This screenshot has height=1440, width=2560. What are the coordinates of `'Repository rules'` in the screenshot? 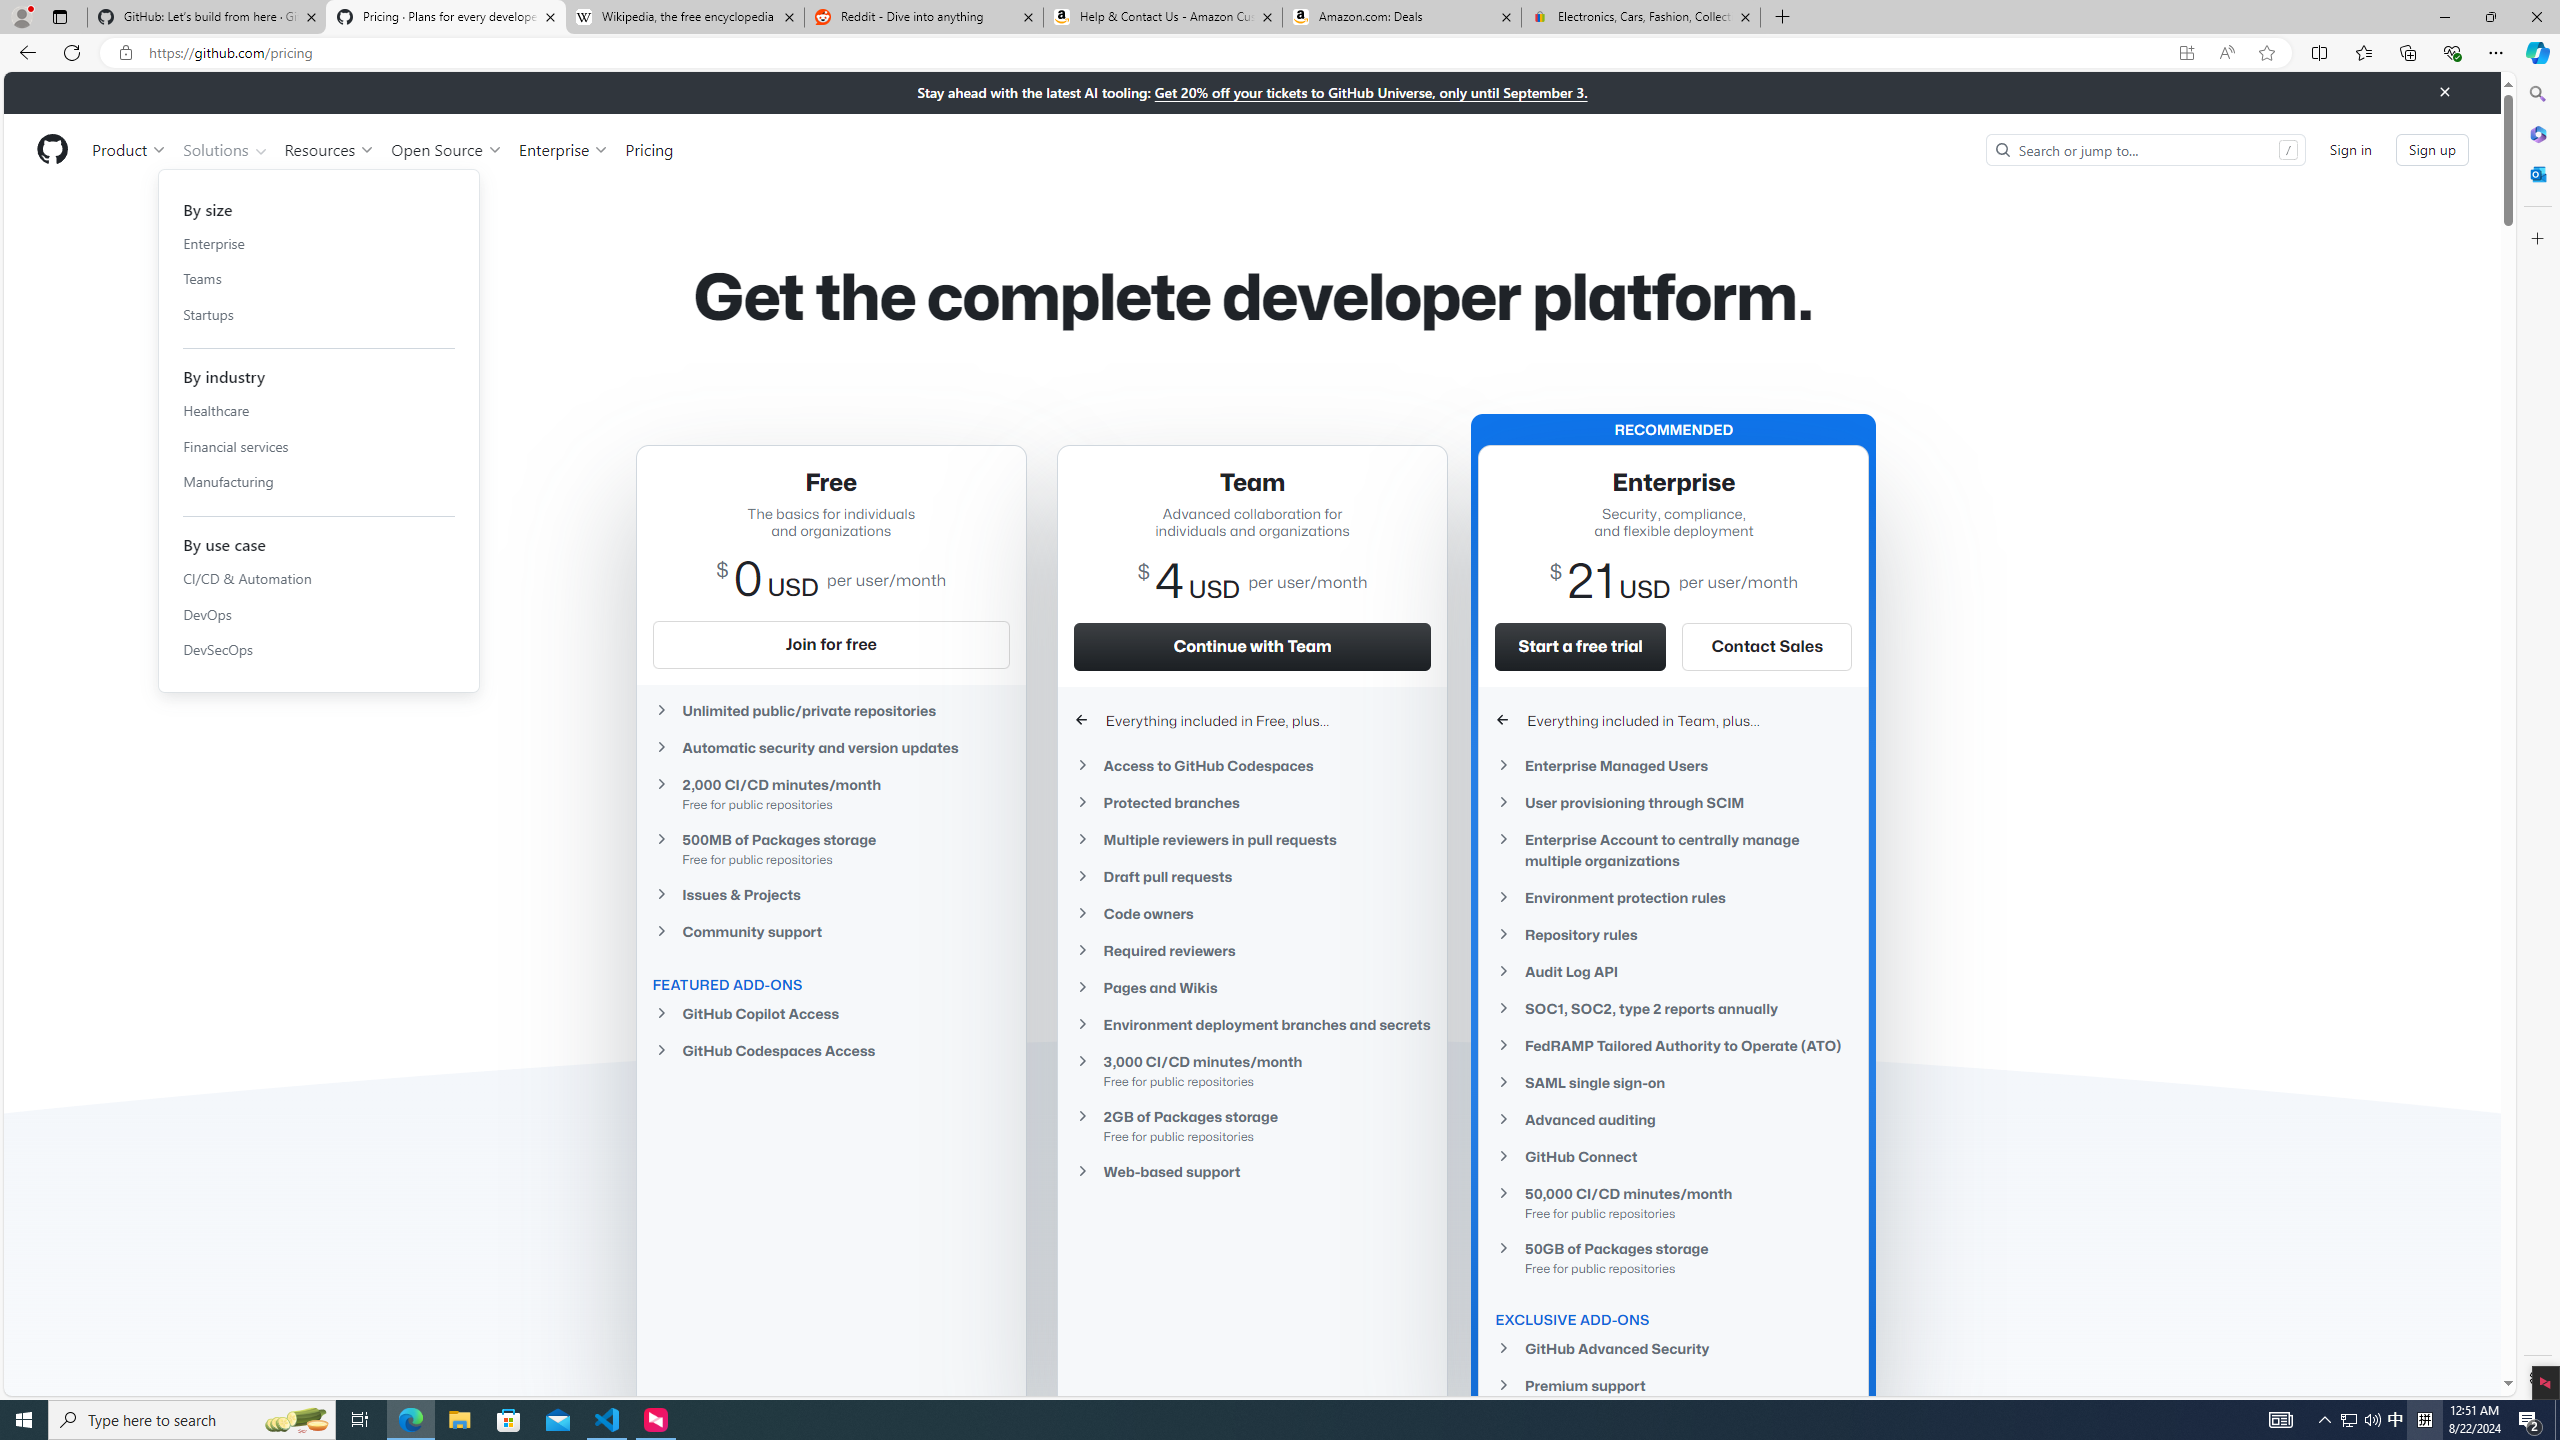 It's located at (1674, 932).